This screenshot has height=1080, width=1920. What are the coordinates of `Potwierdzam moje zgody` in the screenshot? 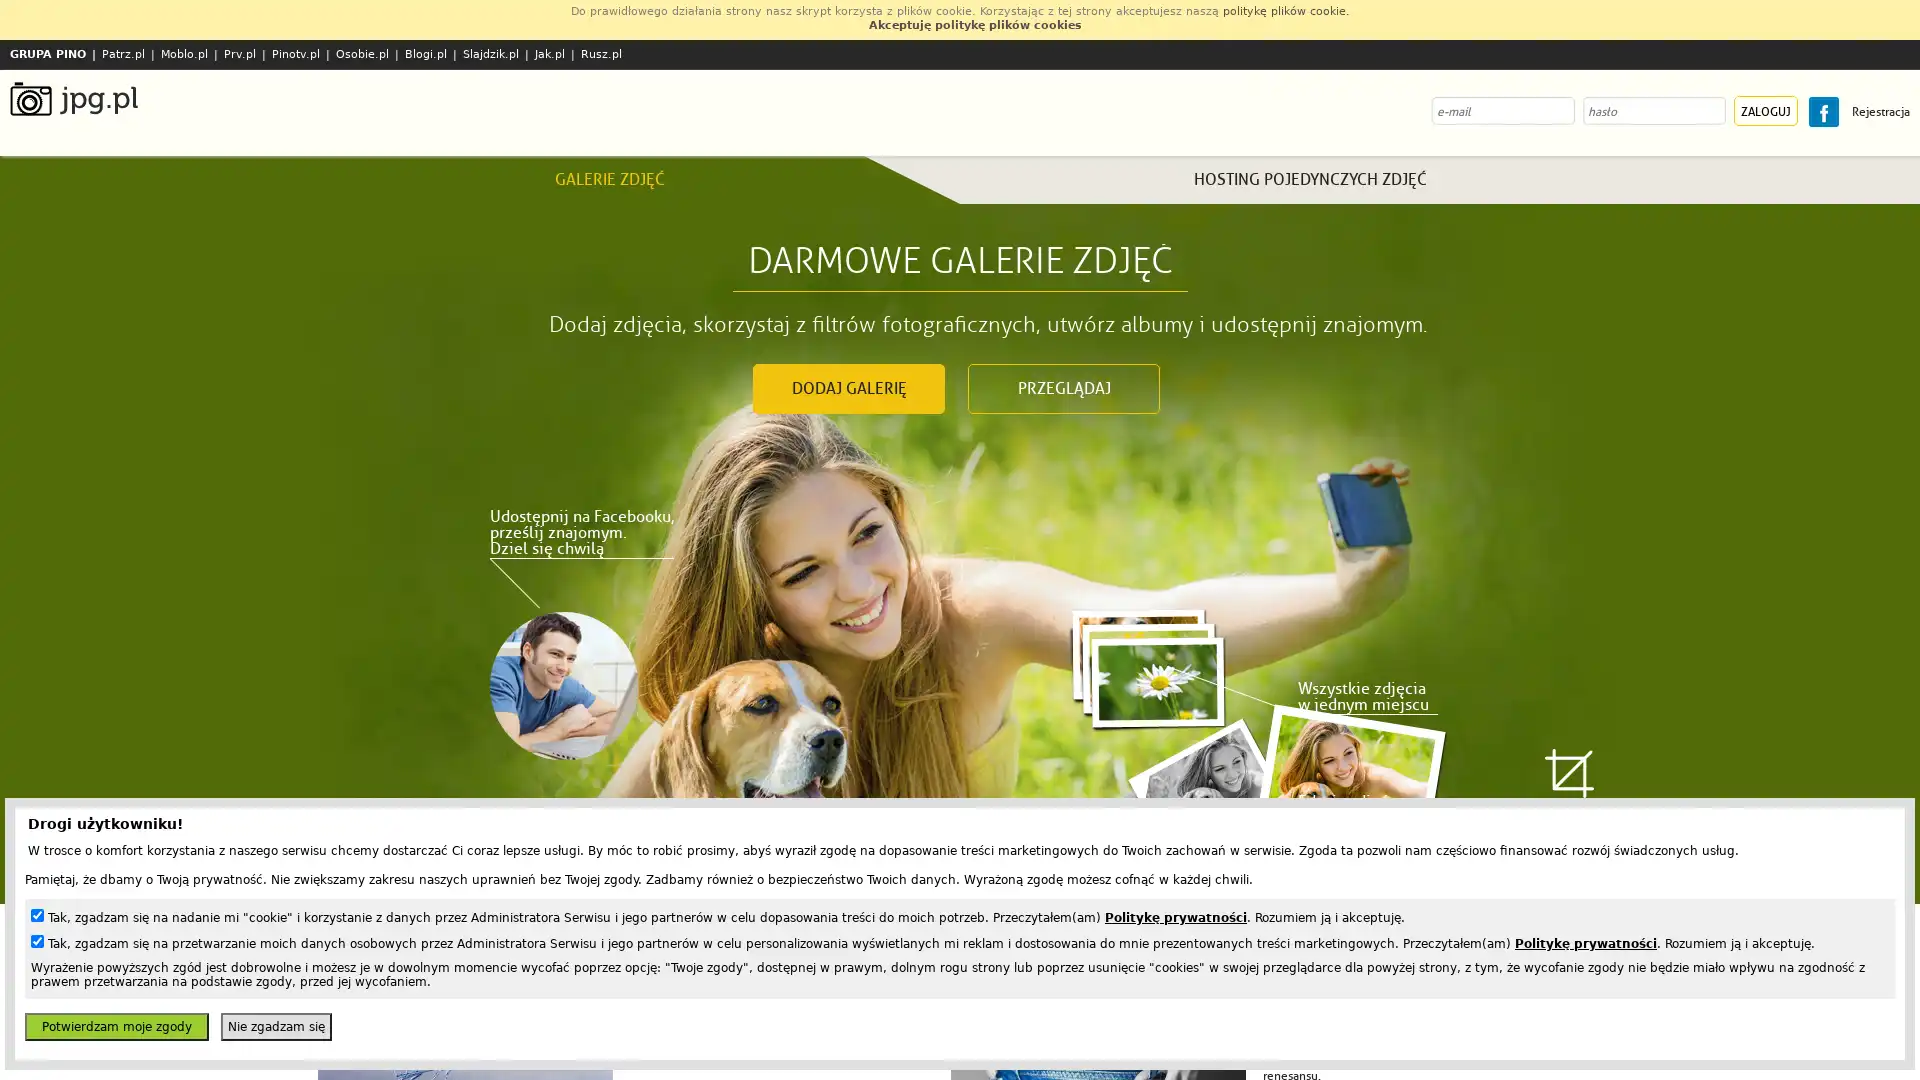 It's located at (115, 1026).